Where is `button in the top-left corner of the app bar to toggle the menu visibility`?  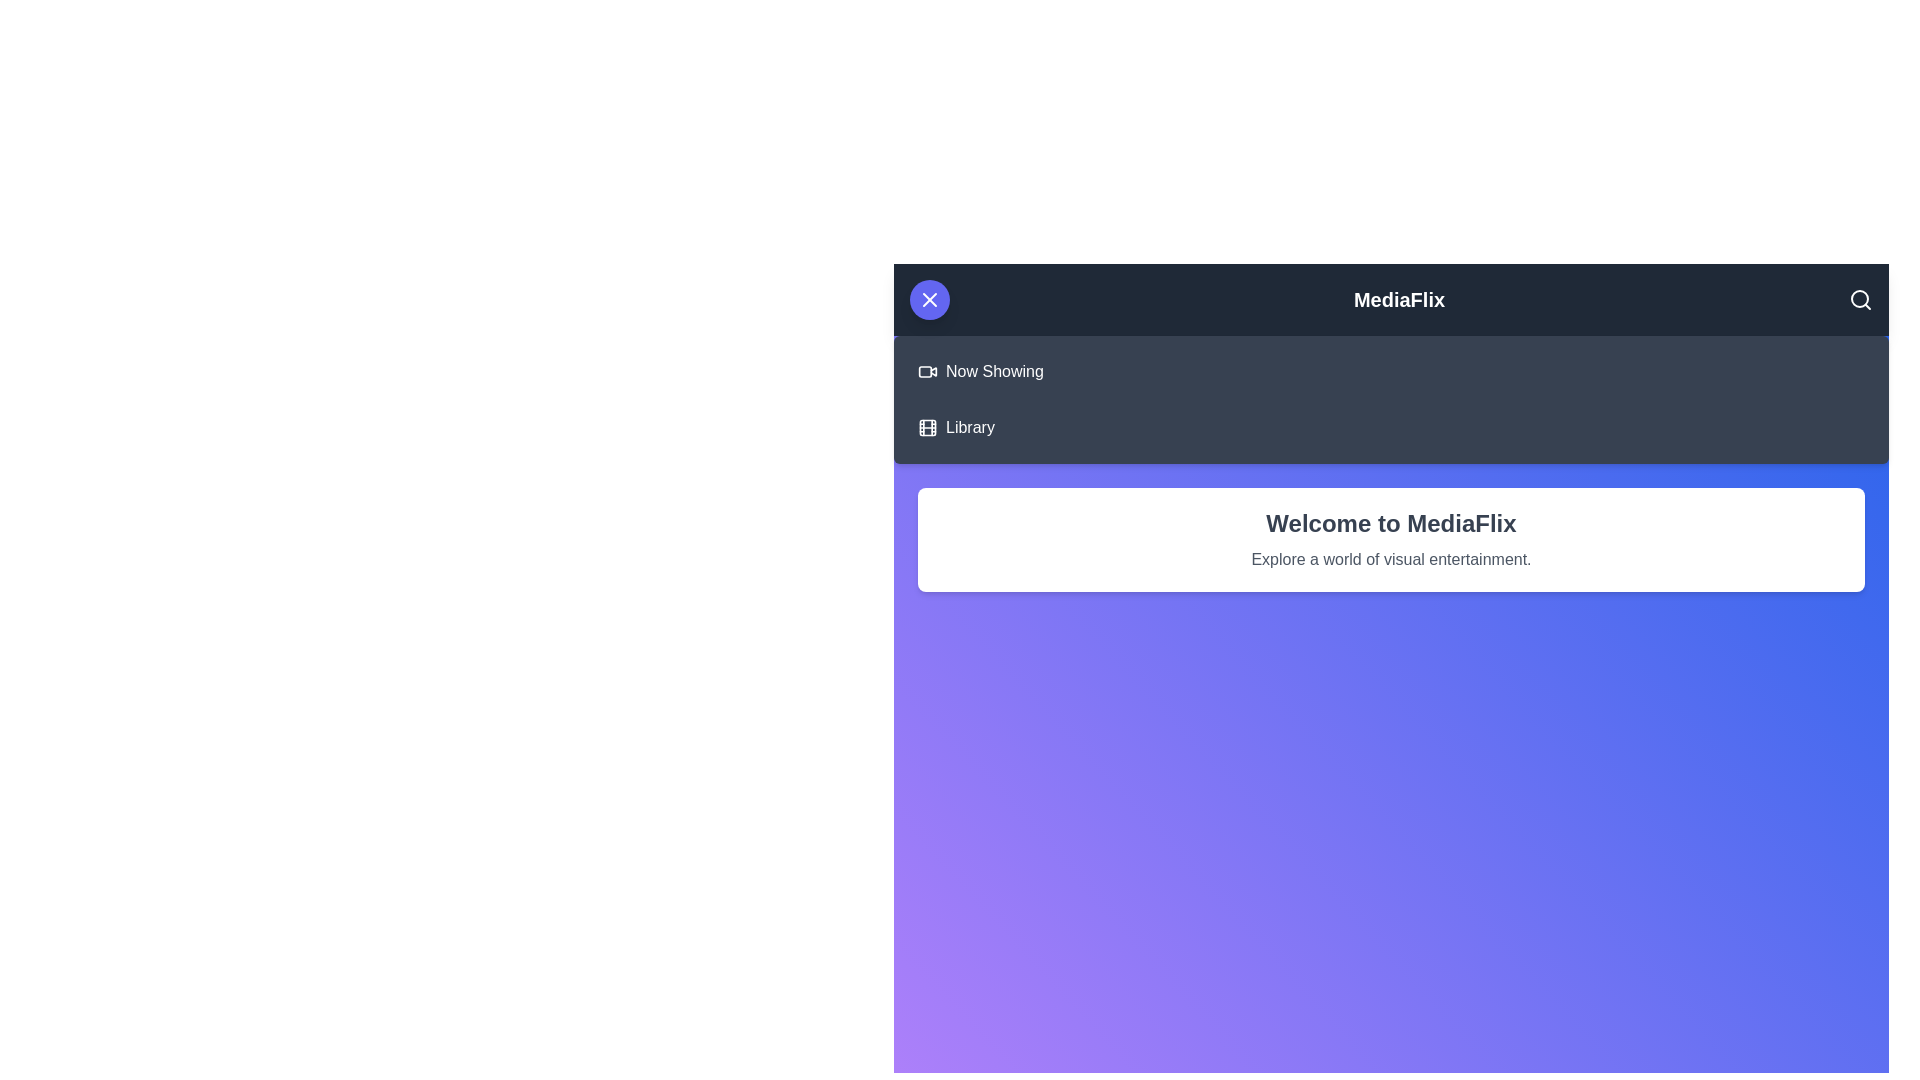
button in the top-left corner of the app bar to toggle the menu visibility is located at coordinates (929, 300).